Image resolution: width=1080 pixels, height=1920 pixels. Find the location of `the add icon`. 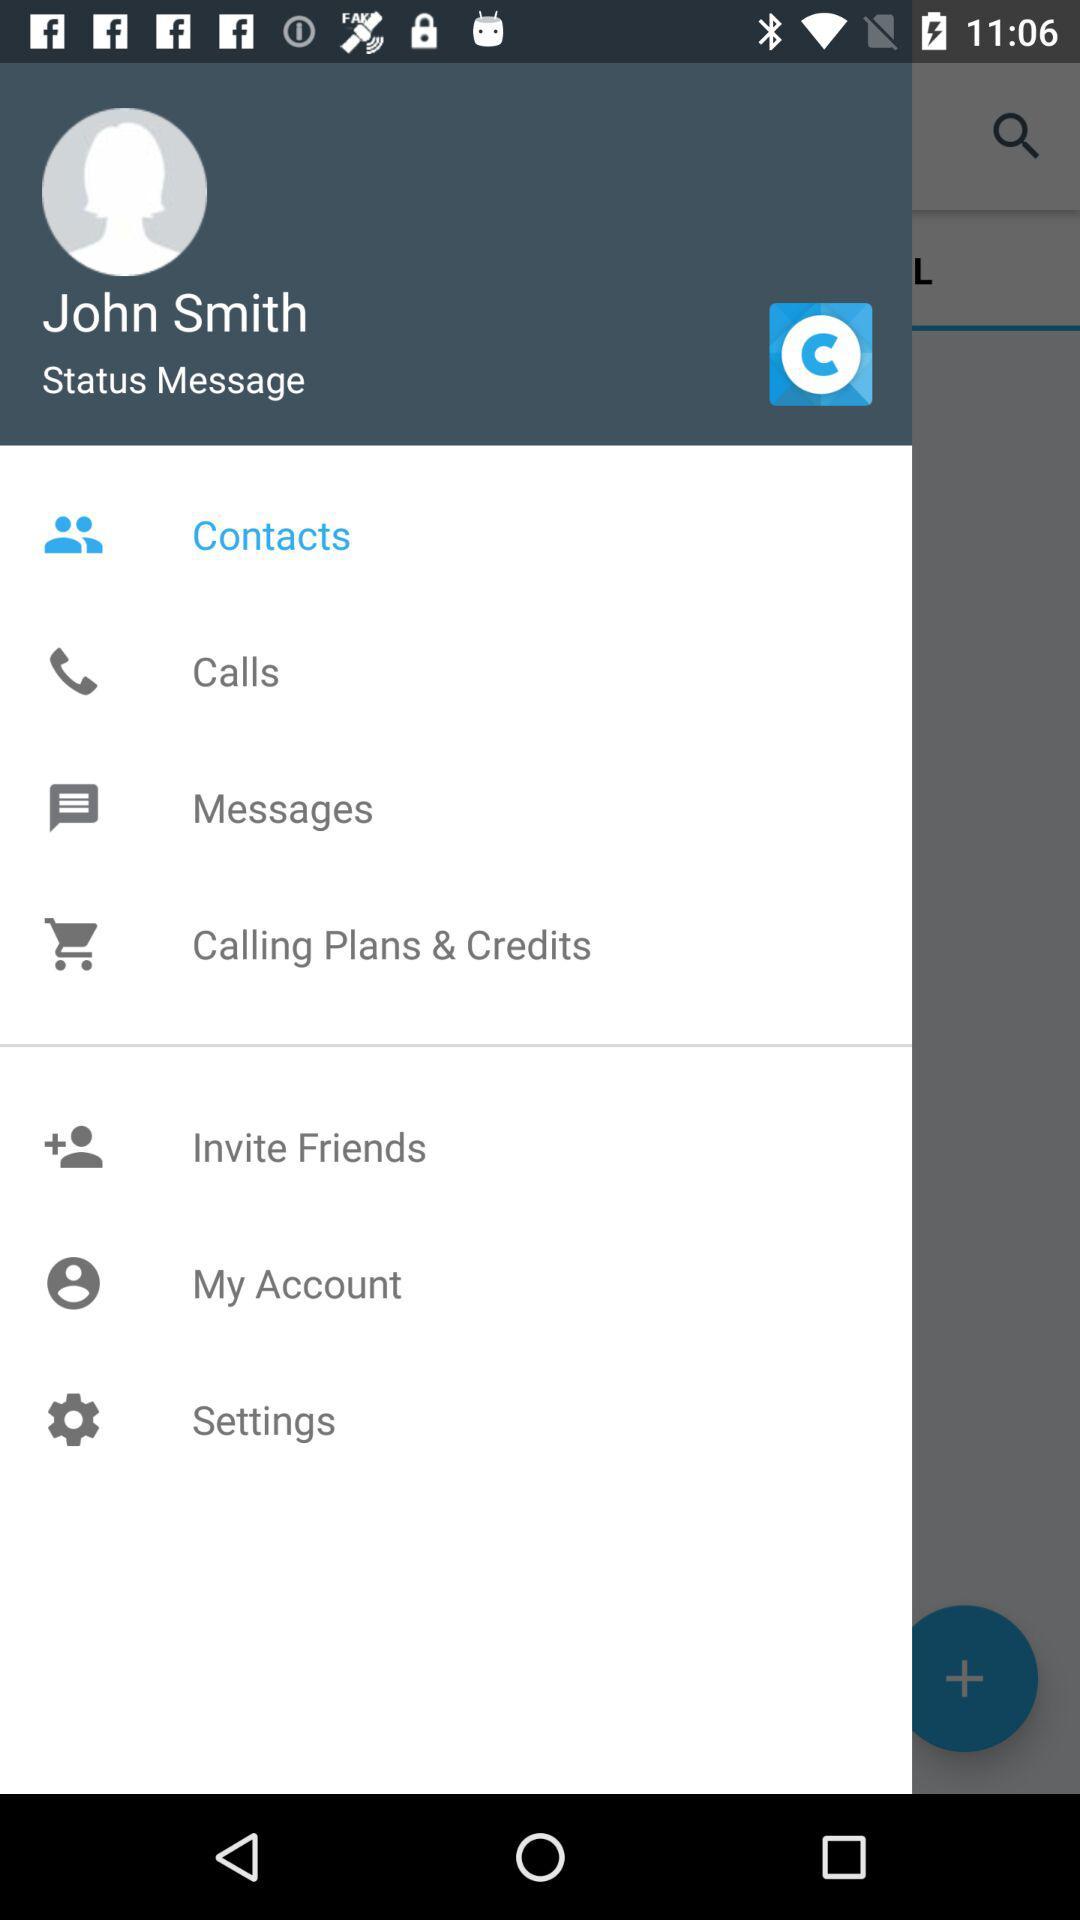

the add icon is located at coordinates (963, 1796).